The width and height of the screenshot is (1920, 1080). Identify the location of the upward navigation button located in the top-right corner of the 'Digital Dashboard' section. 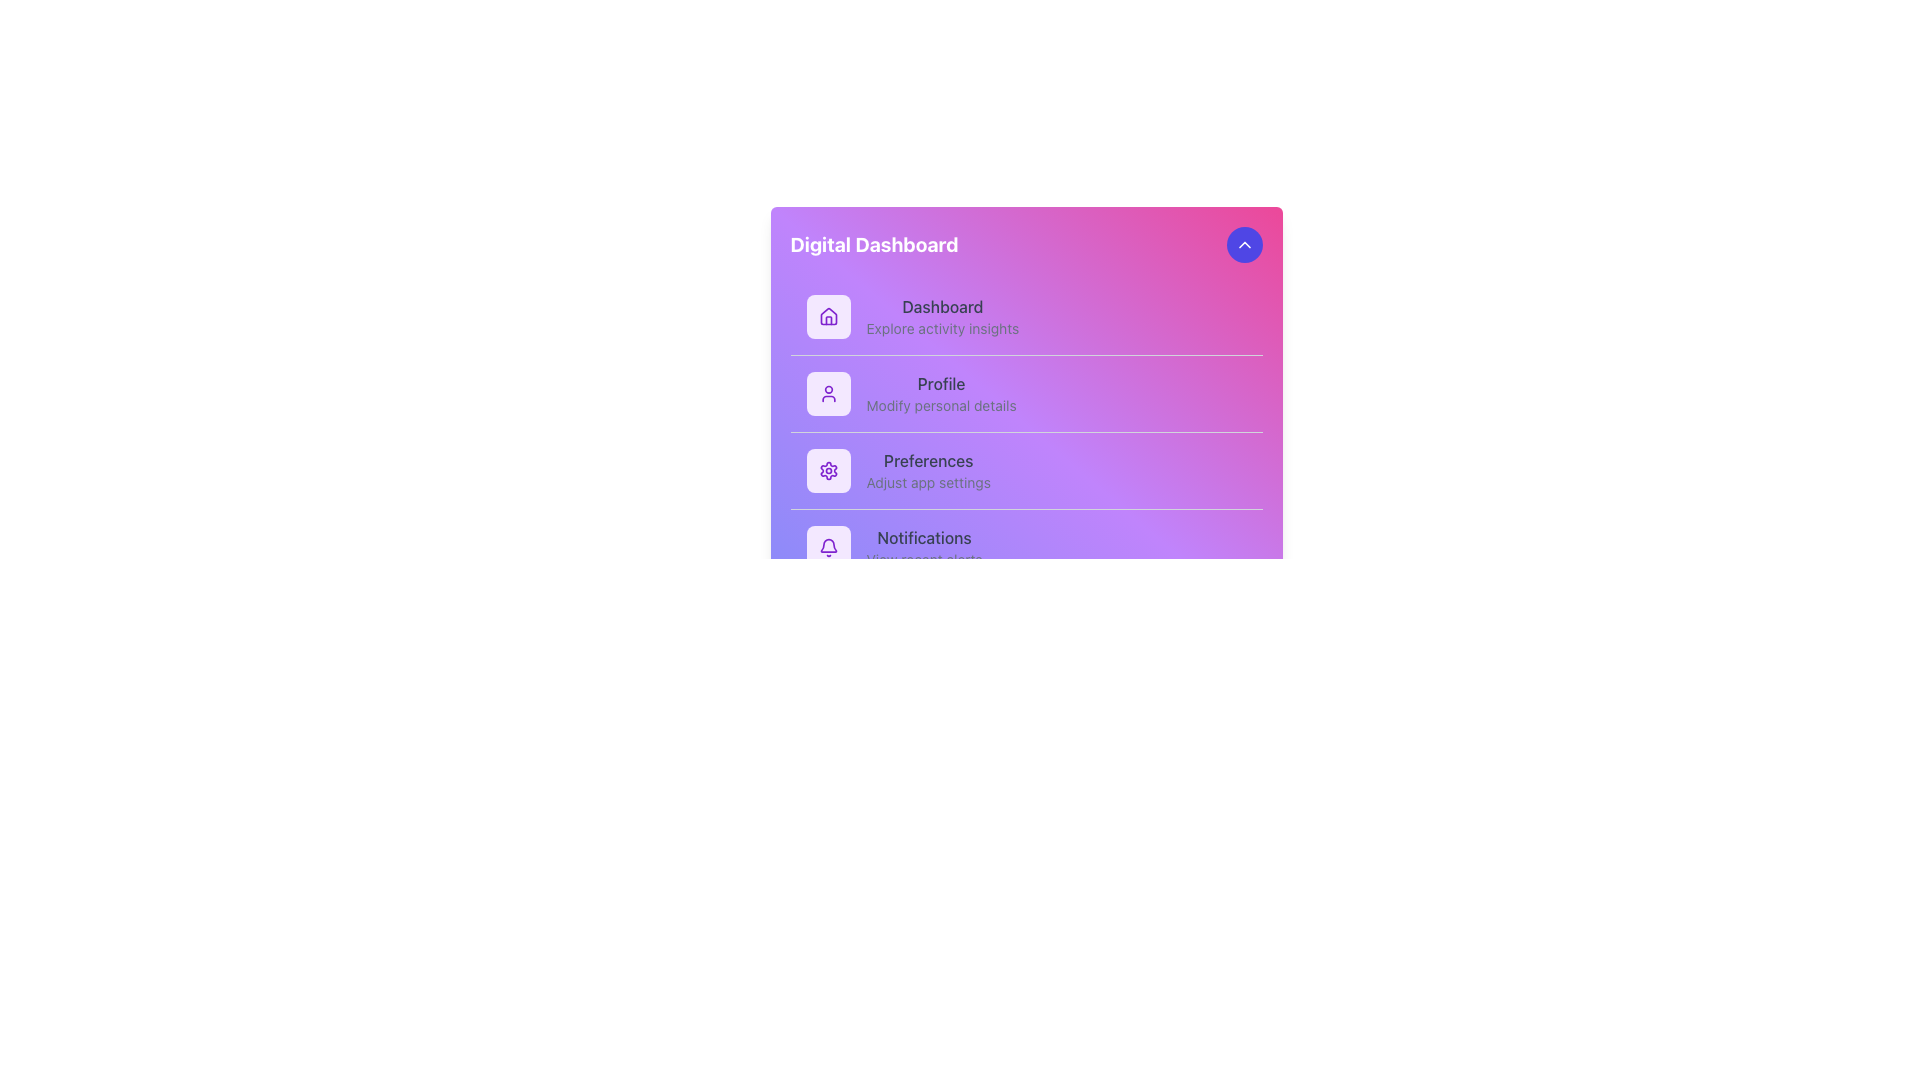
(1243, 244).